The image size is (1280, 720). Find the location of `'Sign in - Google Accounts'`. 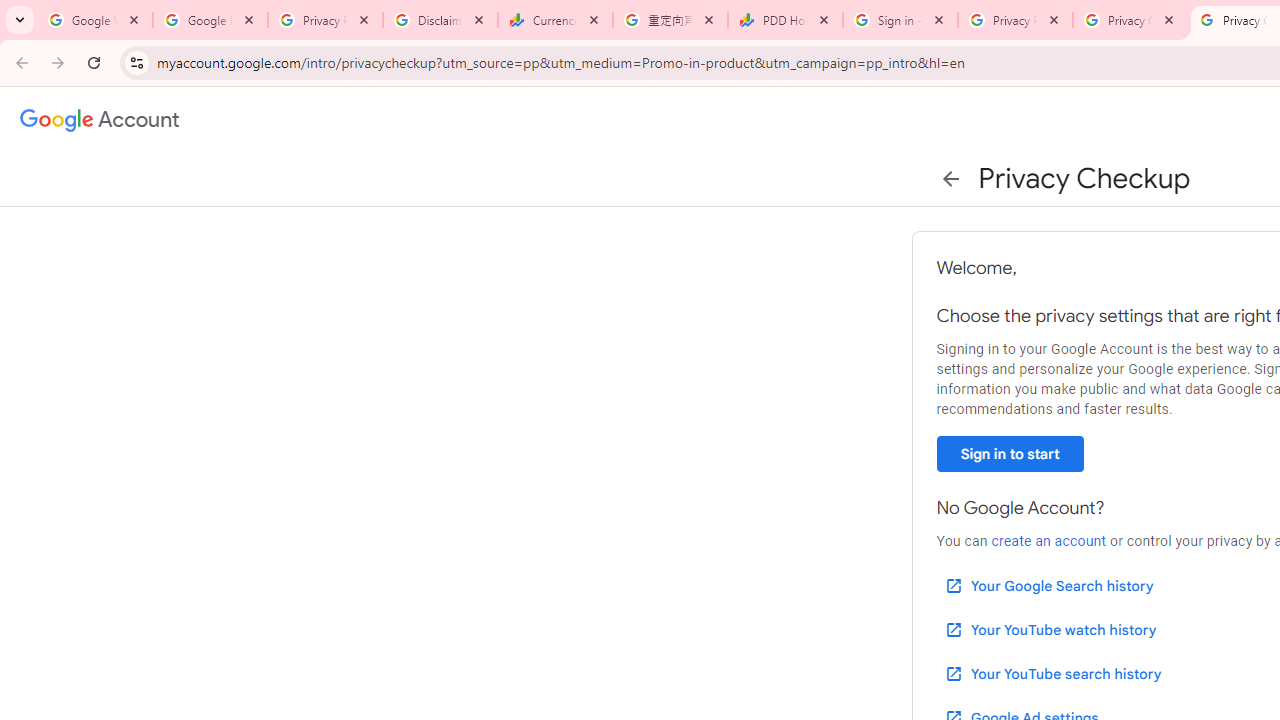

'Sign in - Google Accounts' is located at coordinates (899, 20).